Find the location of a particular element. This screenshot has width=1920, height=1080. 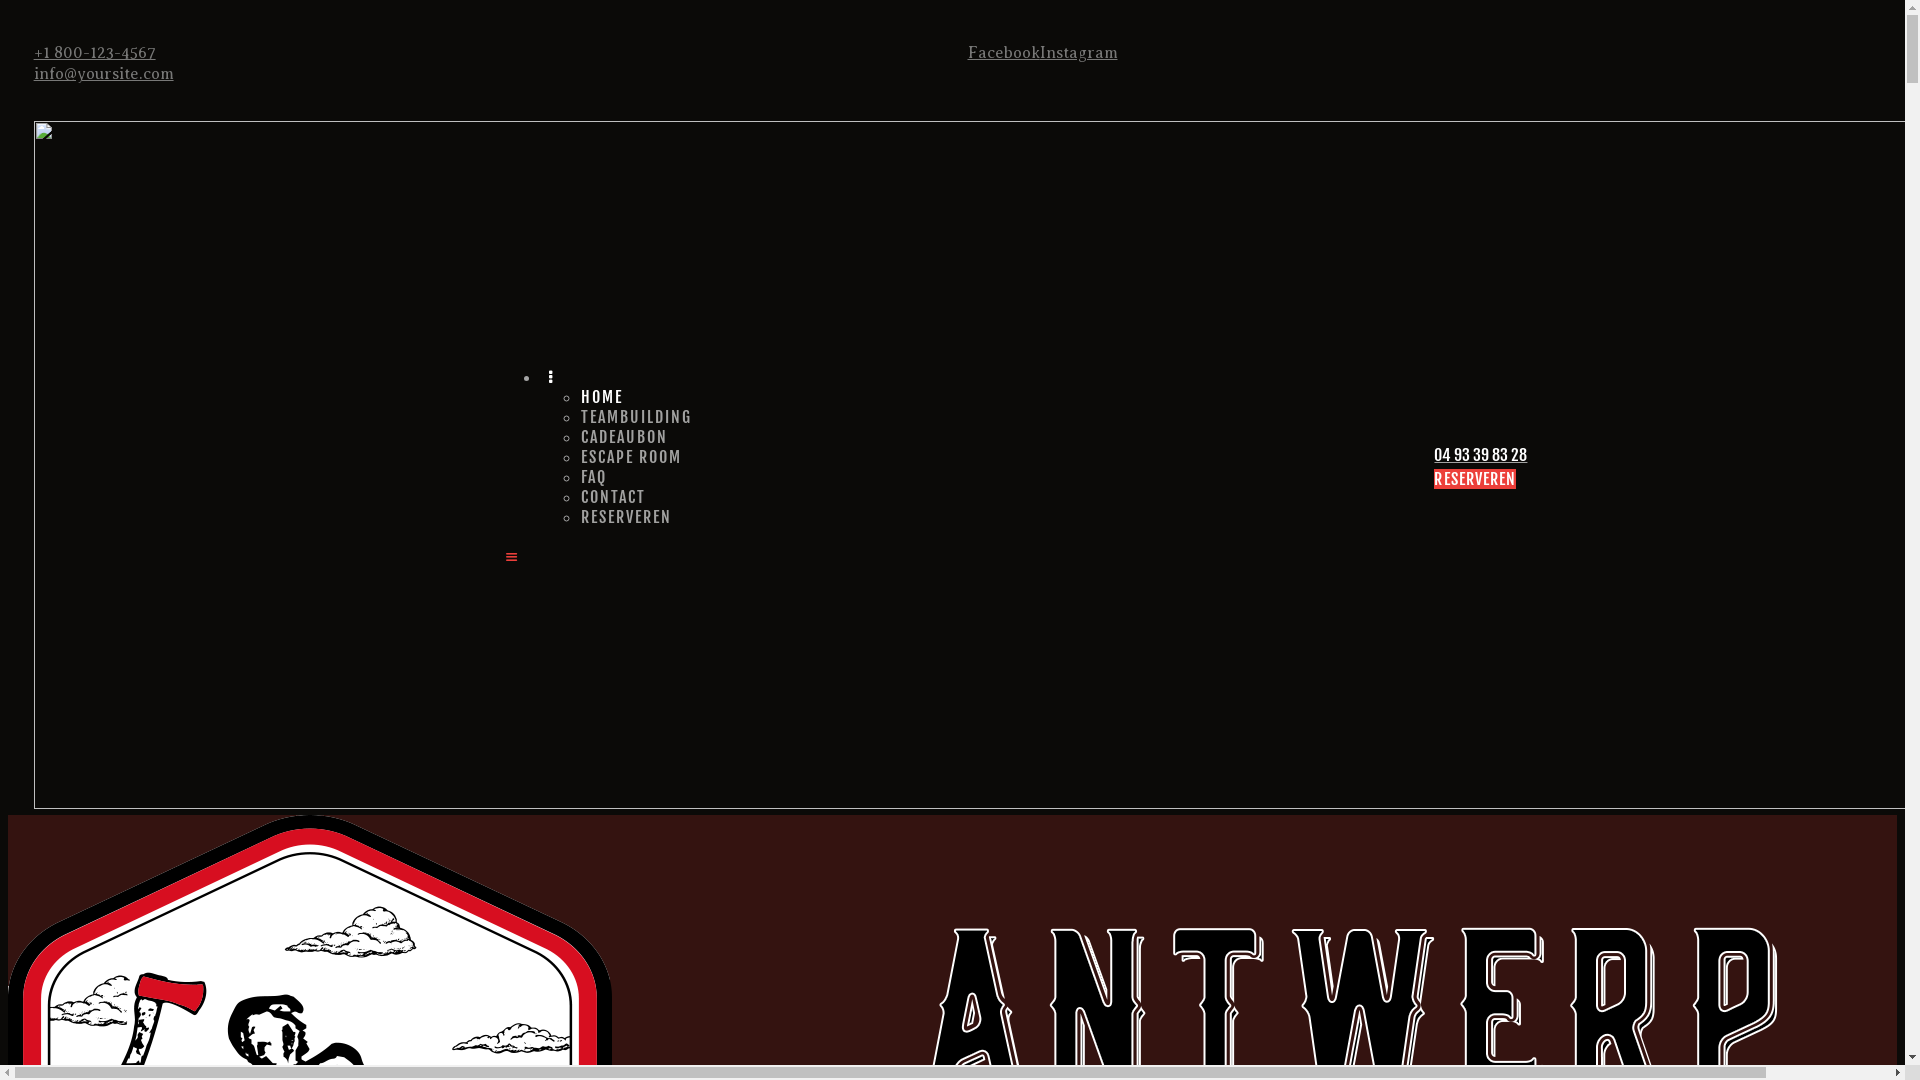

'04 93 39 83 28' is located at coordinates (1480, 455).